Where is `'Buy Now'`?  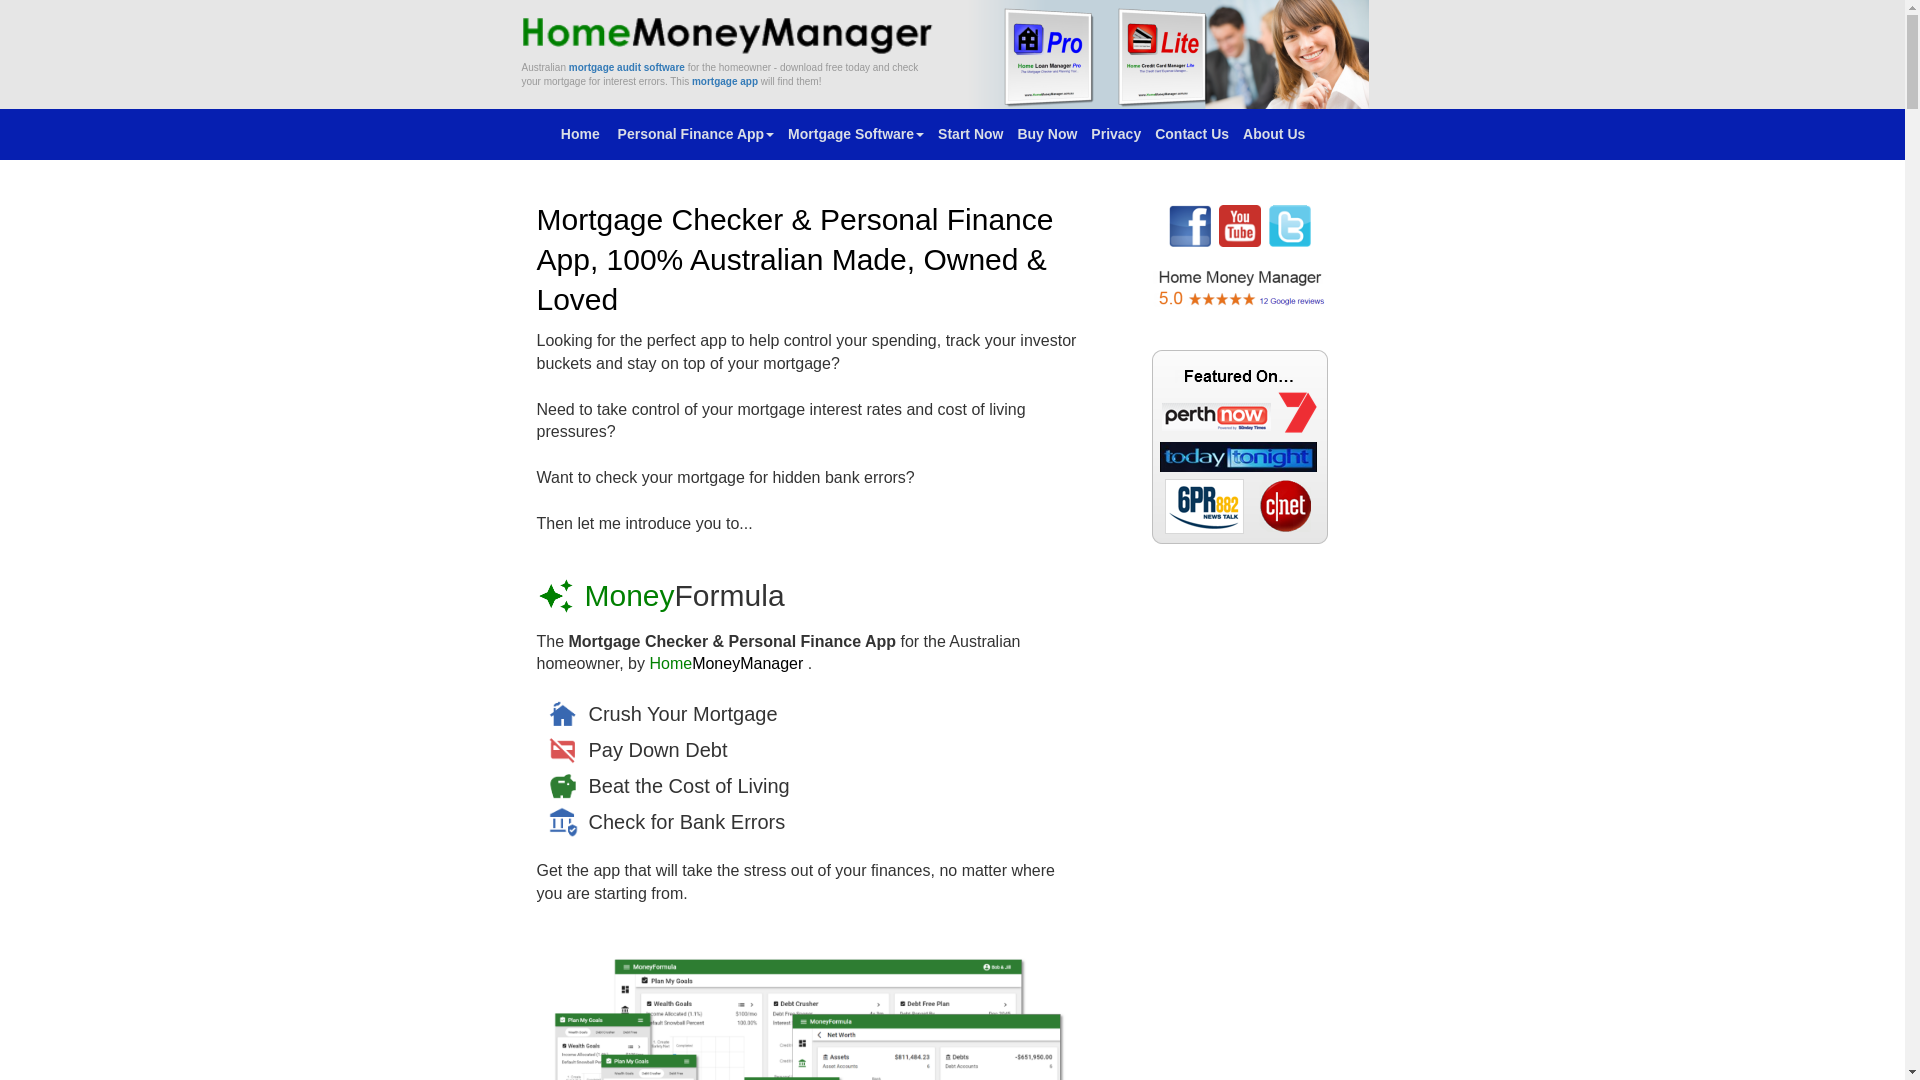
'Buy Now' is located at coordinates (1045, 134).